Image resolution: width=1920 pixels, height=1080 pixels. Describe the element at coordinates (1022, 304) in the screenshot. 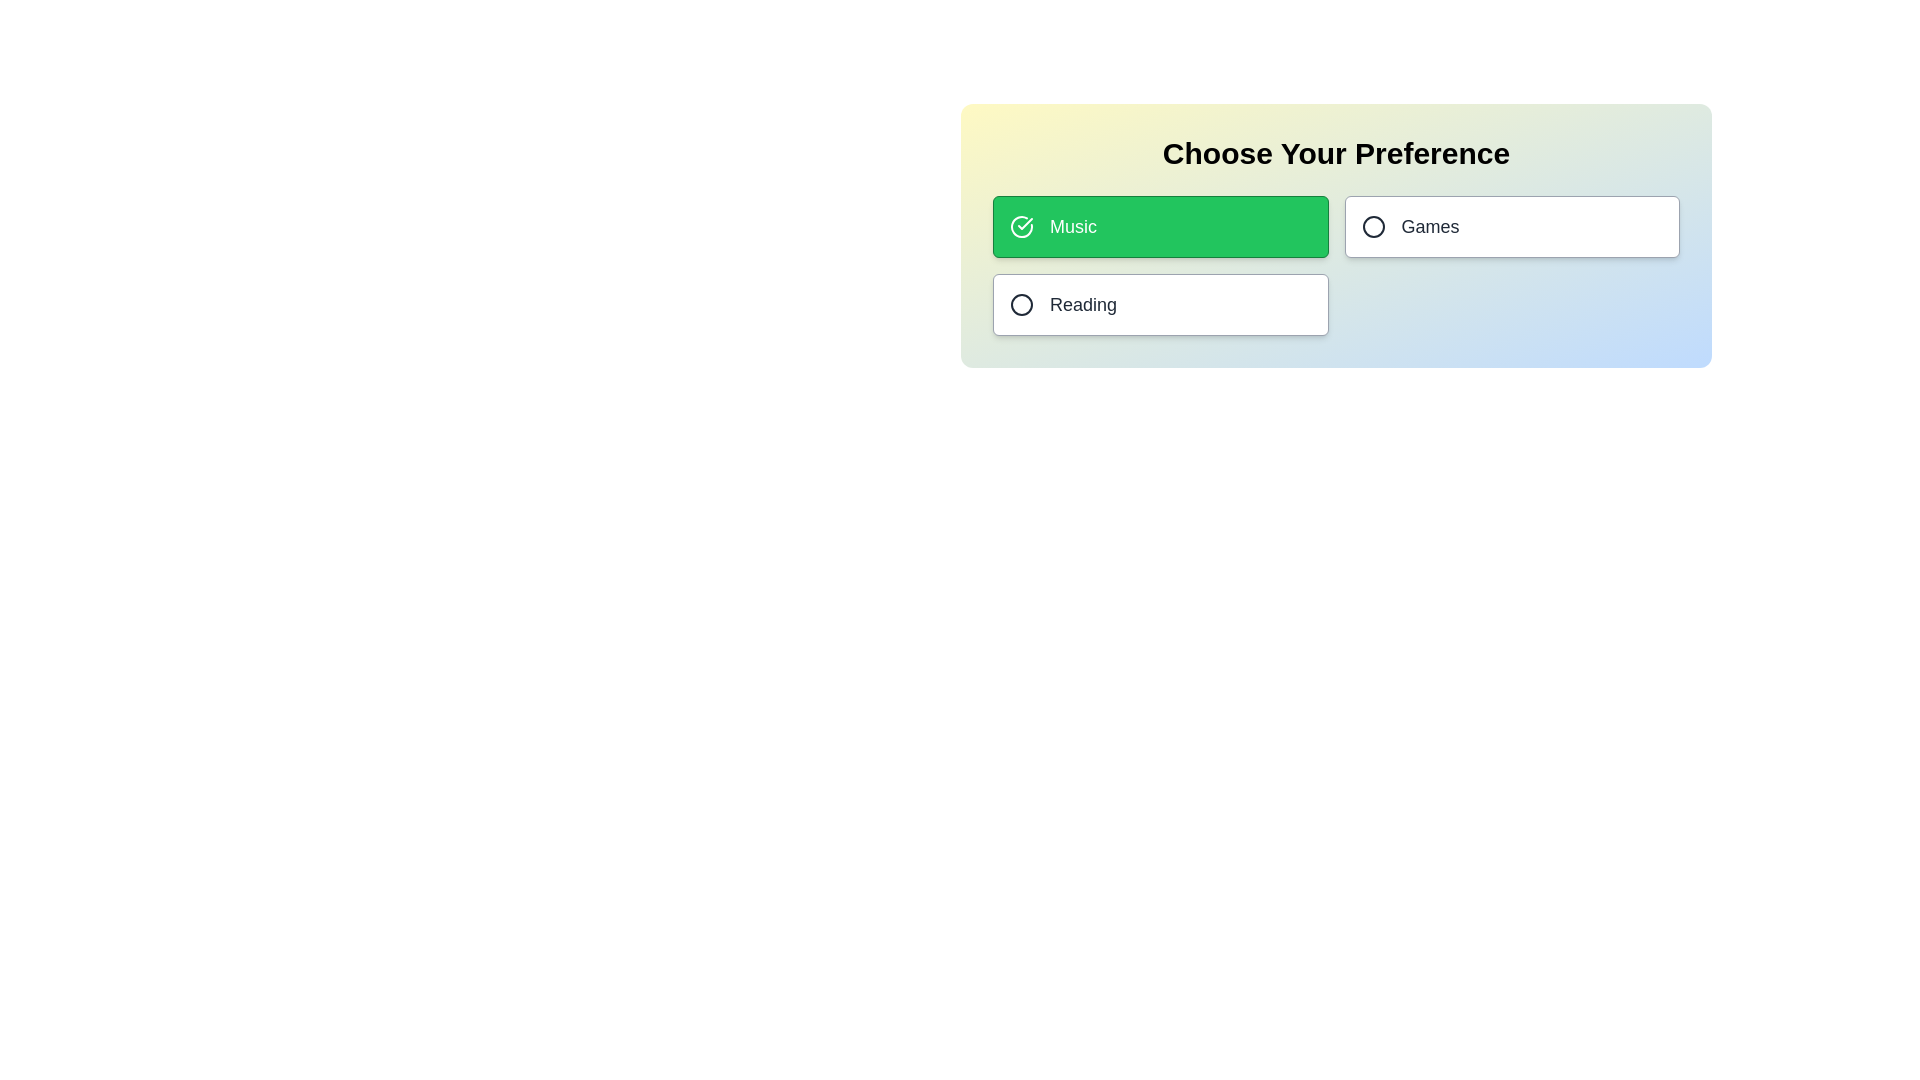

I see `the circular outline of the radio button associated with the 'Reading' preference option for a hover effect` at that location.